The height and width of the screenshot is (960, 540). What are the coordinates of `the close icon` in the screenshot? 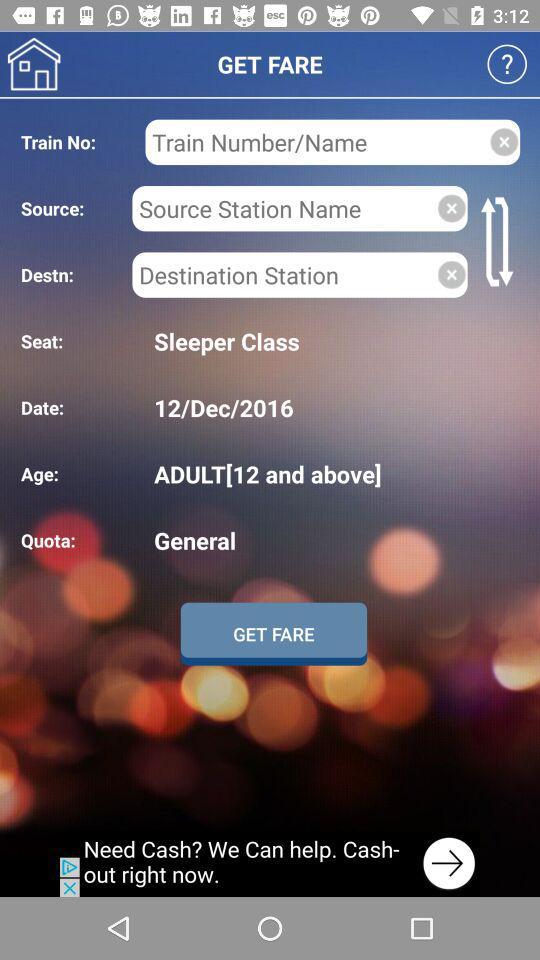 It's located at (451, 208).